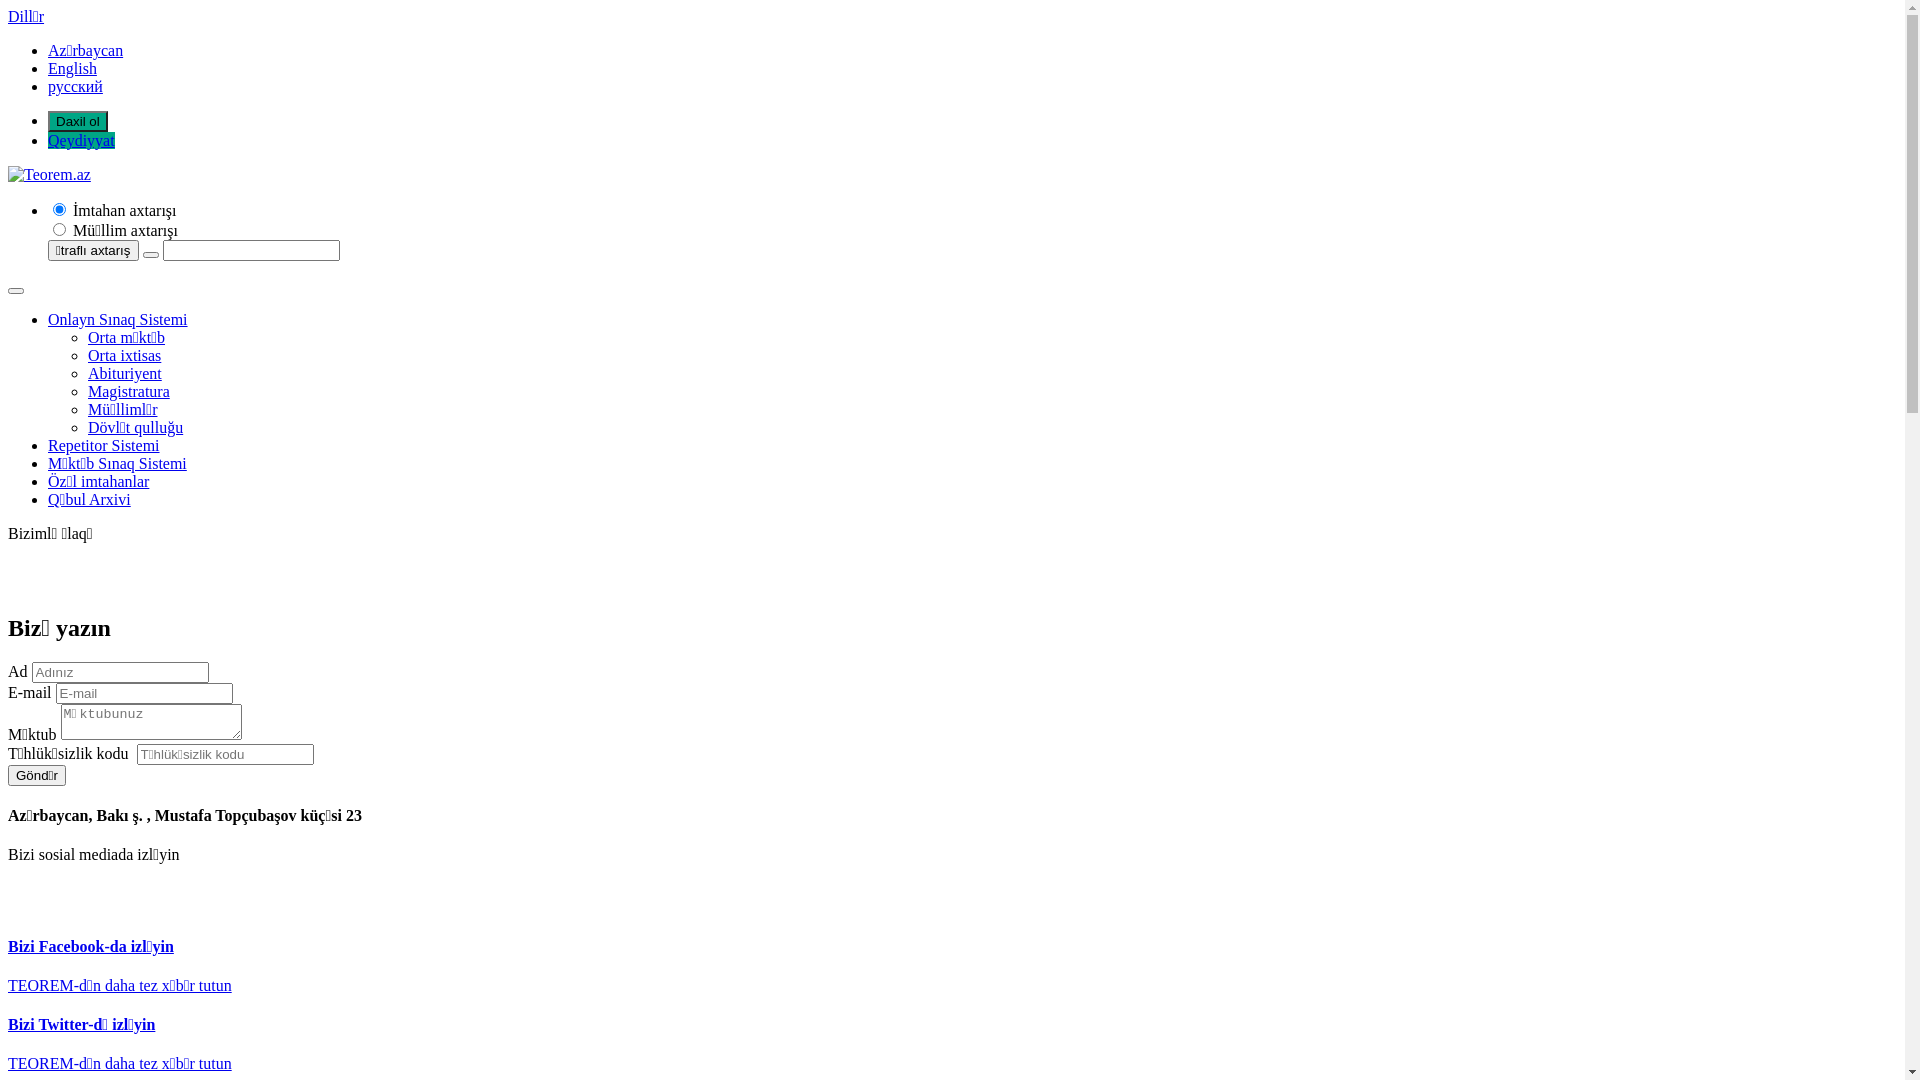  I want to click on 'Orta ixtisas', so click(123, 354).